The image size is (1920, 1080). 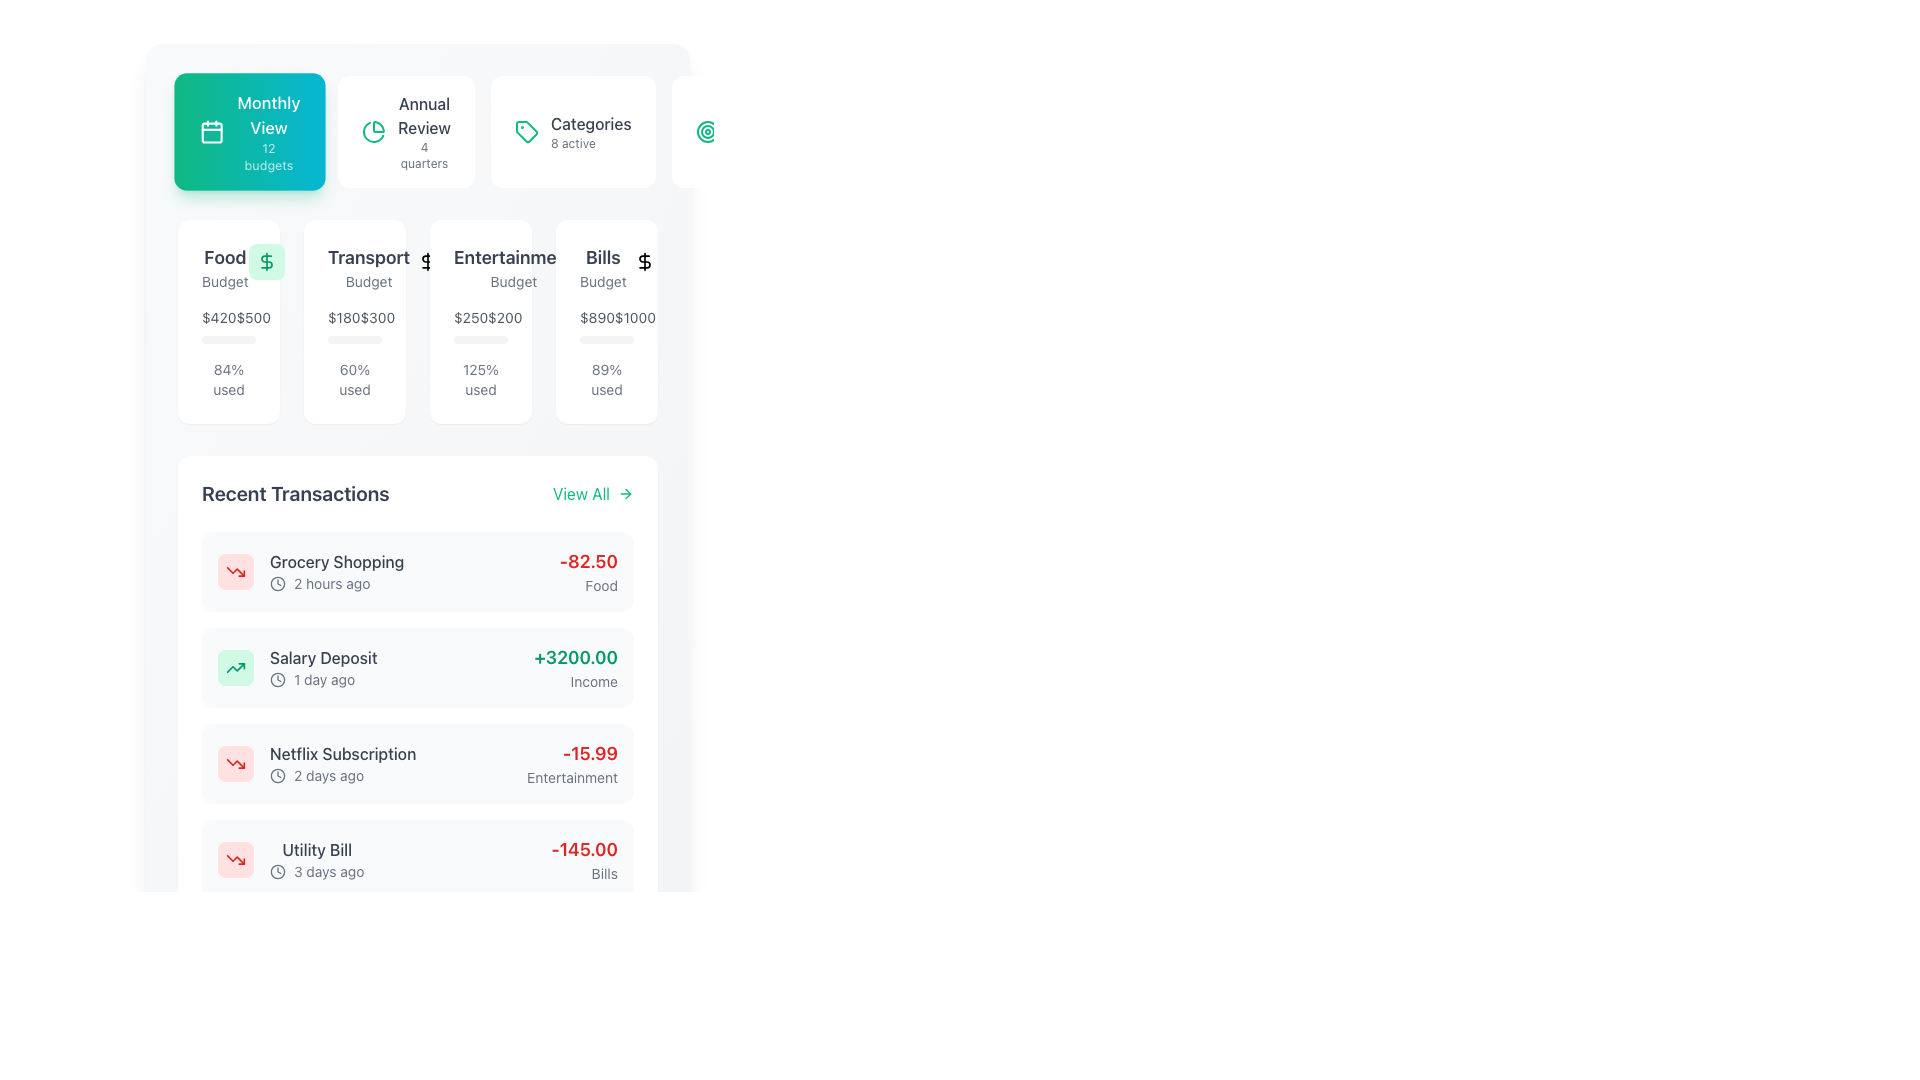 What do you see at coordinates (369, 257) in the screenshot?
I see `the 'Transport' text label, which serves as the title for the budget item in the Monthly View section, located in the second column above the 'Budget' label` at bounding box center [369, 257].